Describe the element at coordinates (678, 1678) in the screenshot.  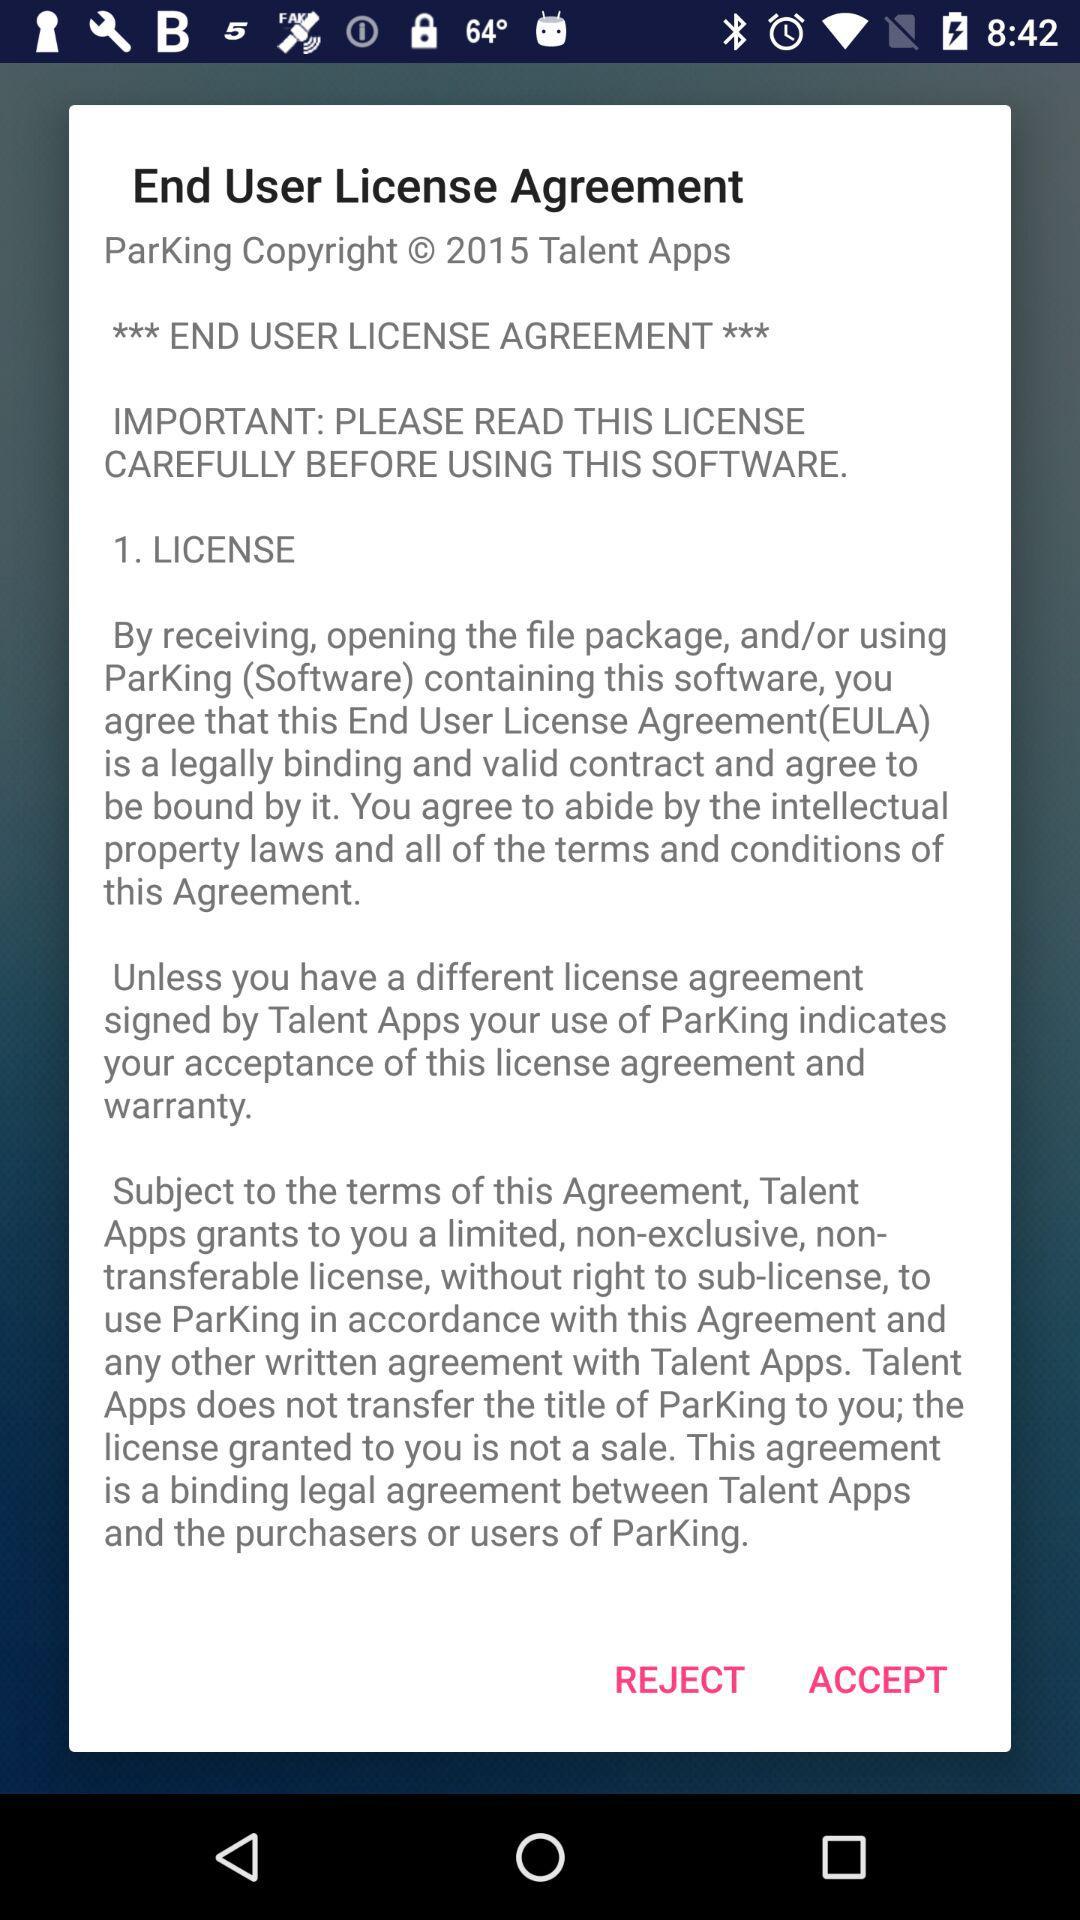
I see `the reject` at that location.